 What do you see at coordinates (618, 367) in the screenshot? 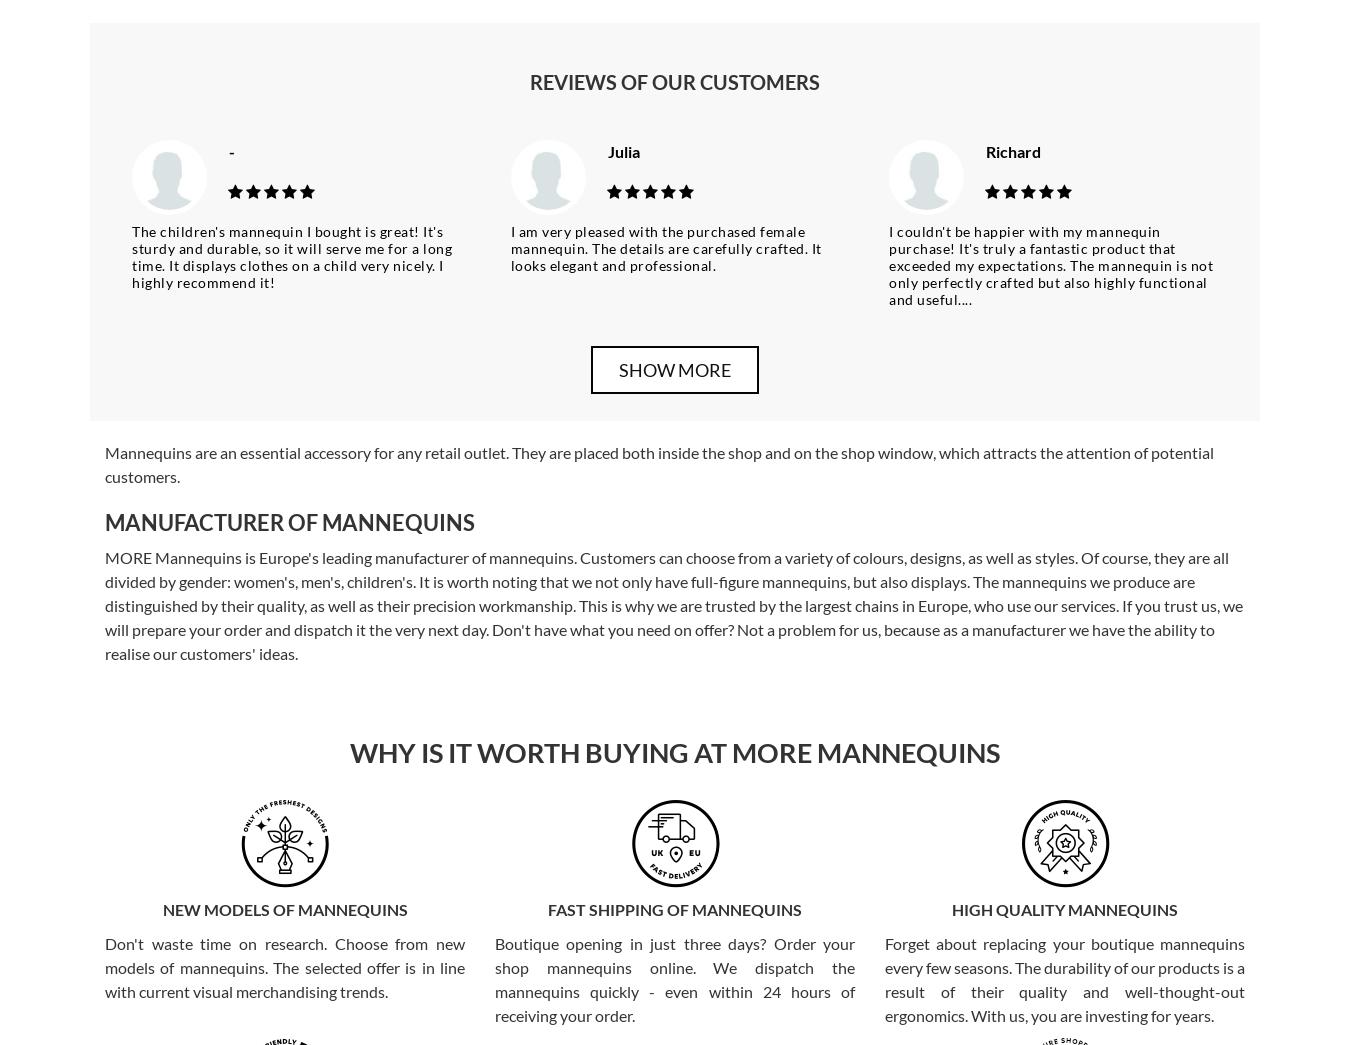
I see `'Show more'` at bounding box center [618, 367].